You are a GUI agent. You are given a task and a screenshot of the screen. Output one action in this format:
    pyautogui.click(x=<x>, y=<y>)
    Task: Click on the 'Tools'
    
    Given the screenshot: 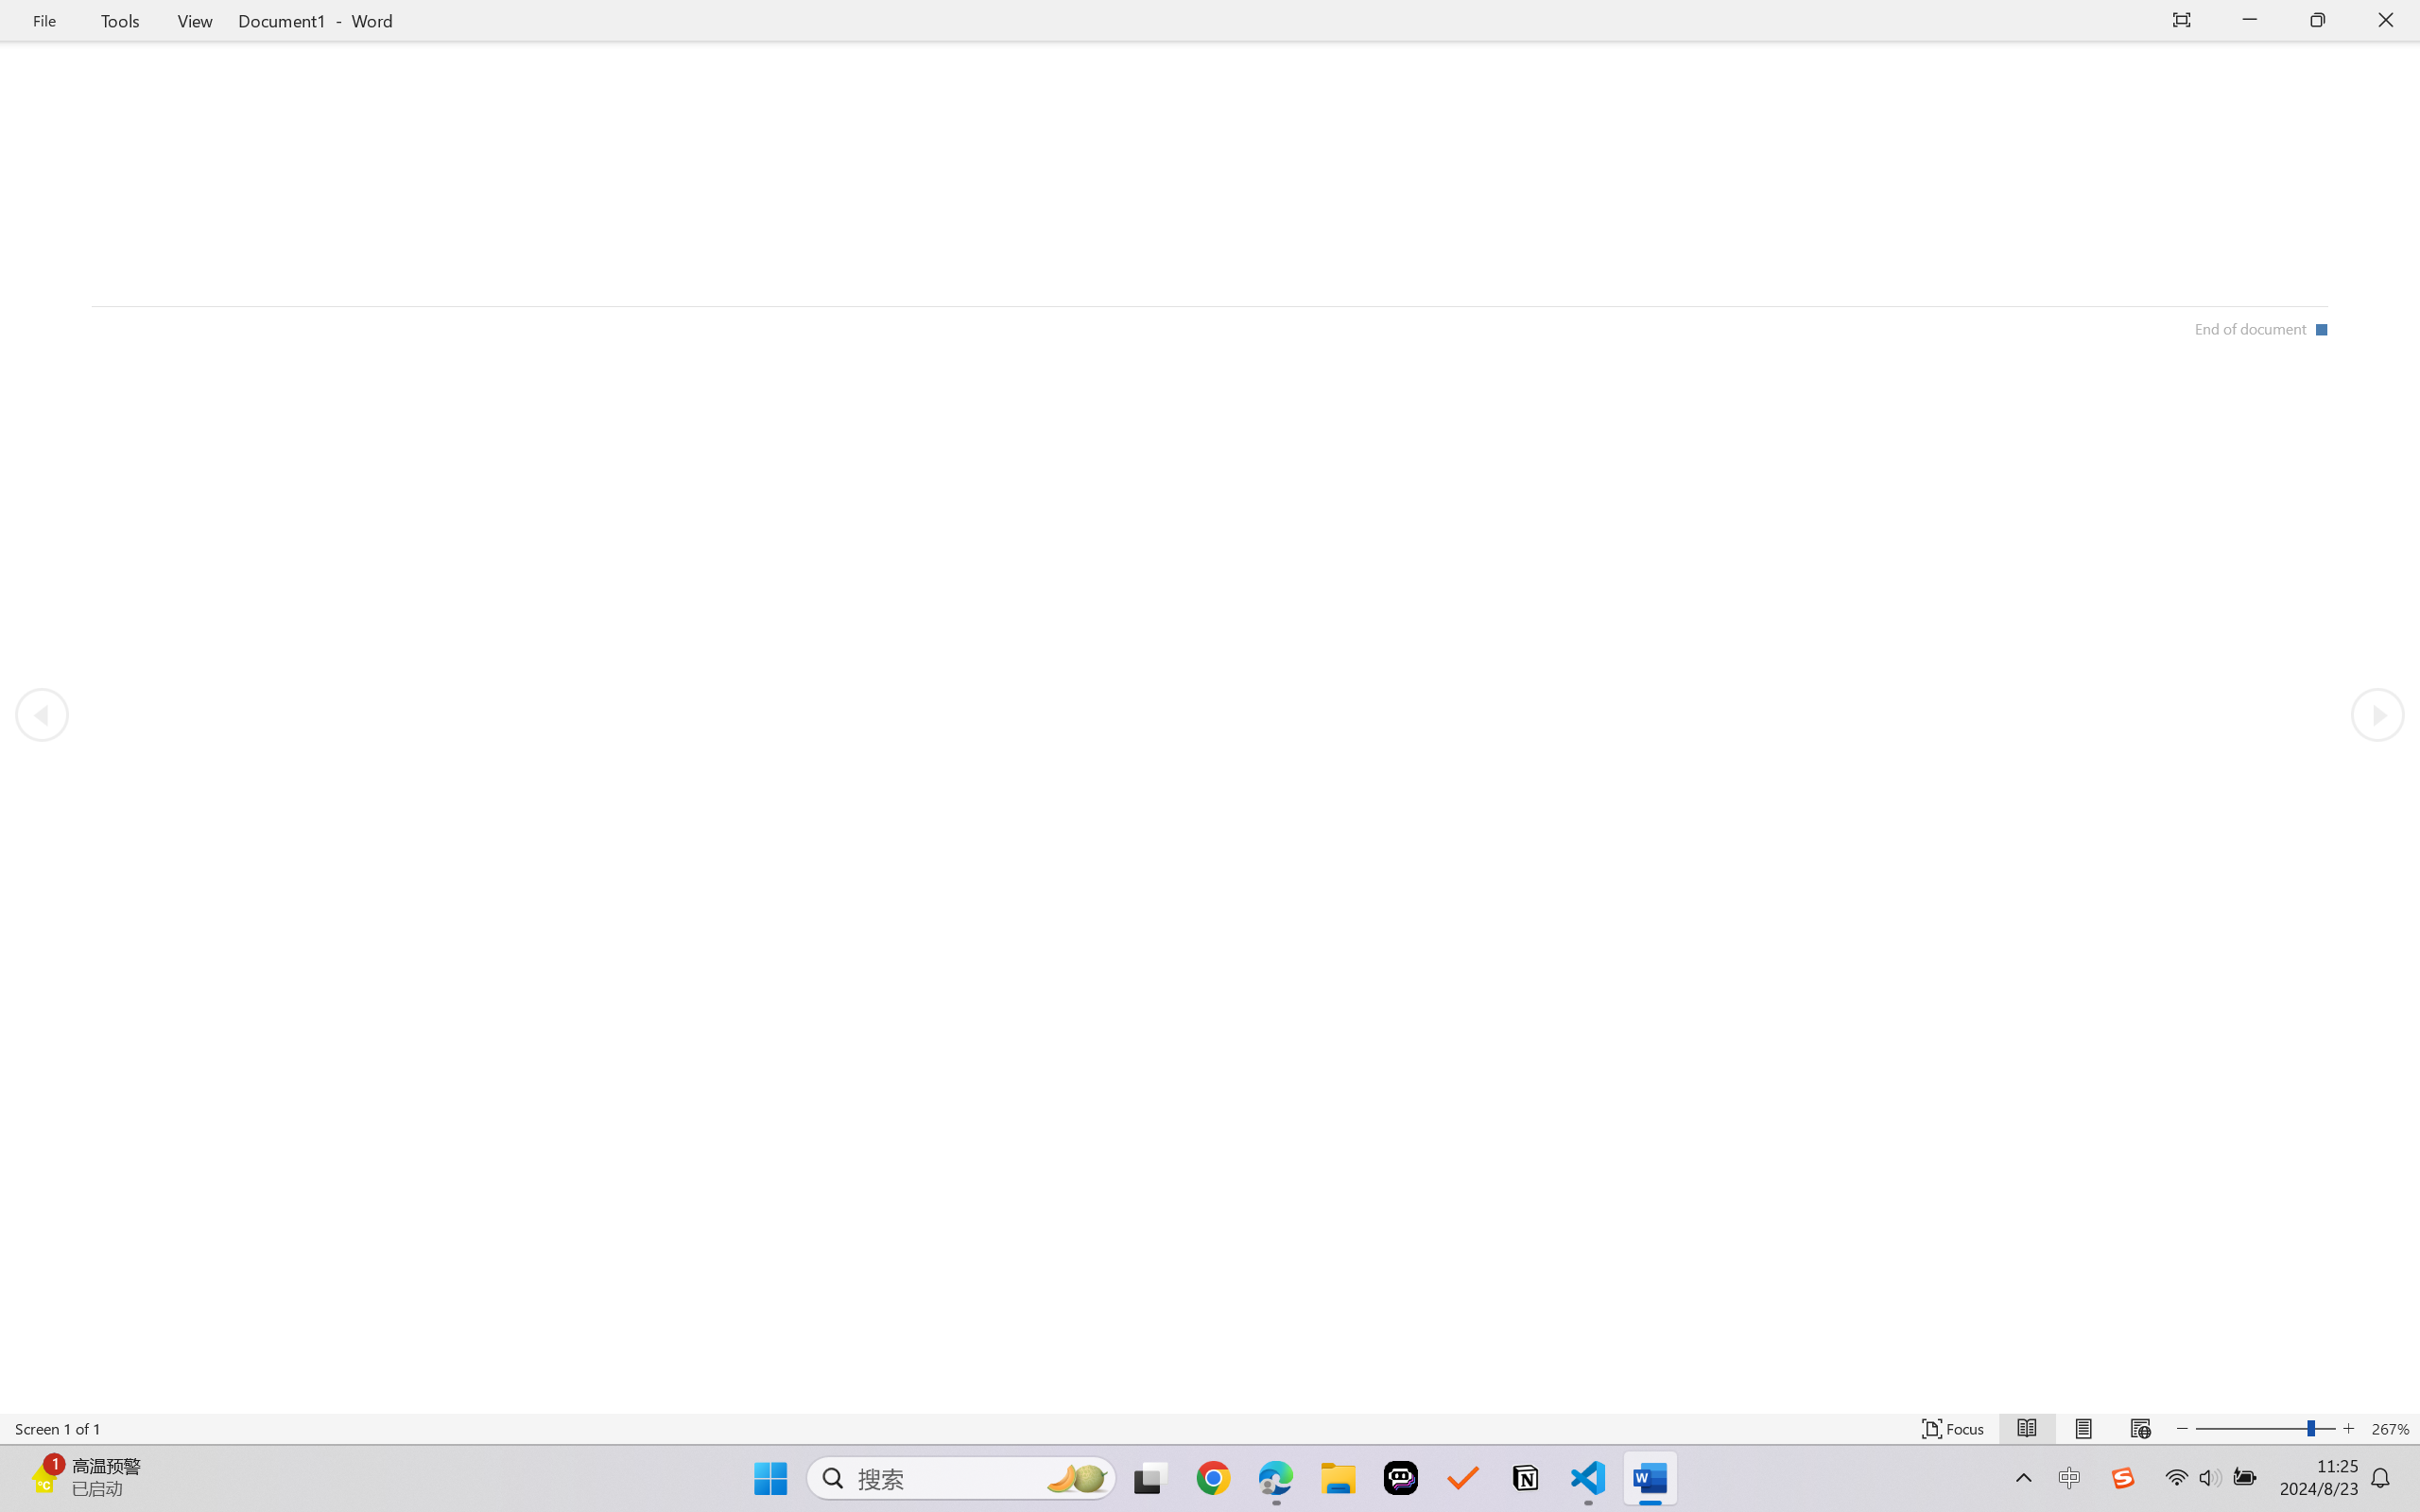 What is the action you would take?
    pyautogui.click(x=121, y=20)
    